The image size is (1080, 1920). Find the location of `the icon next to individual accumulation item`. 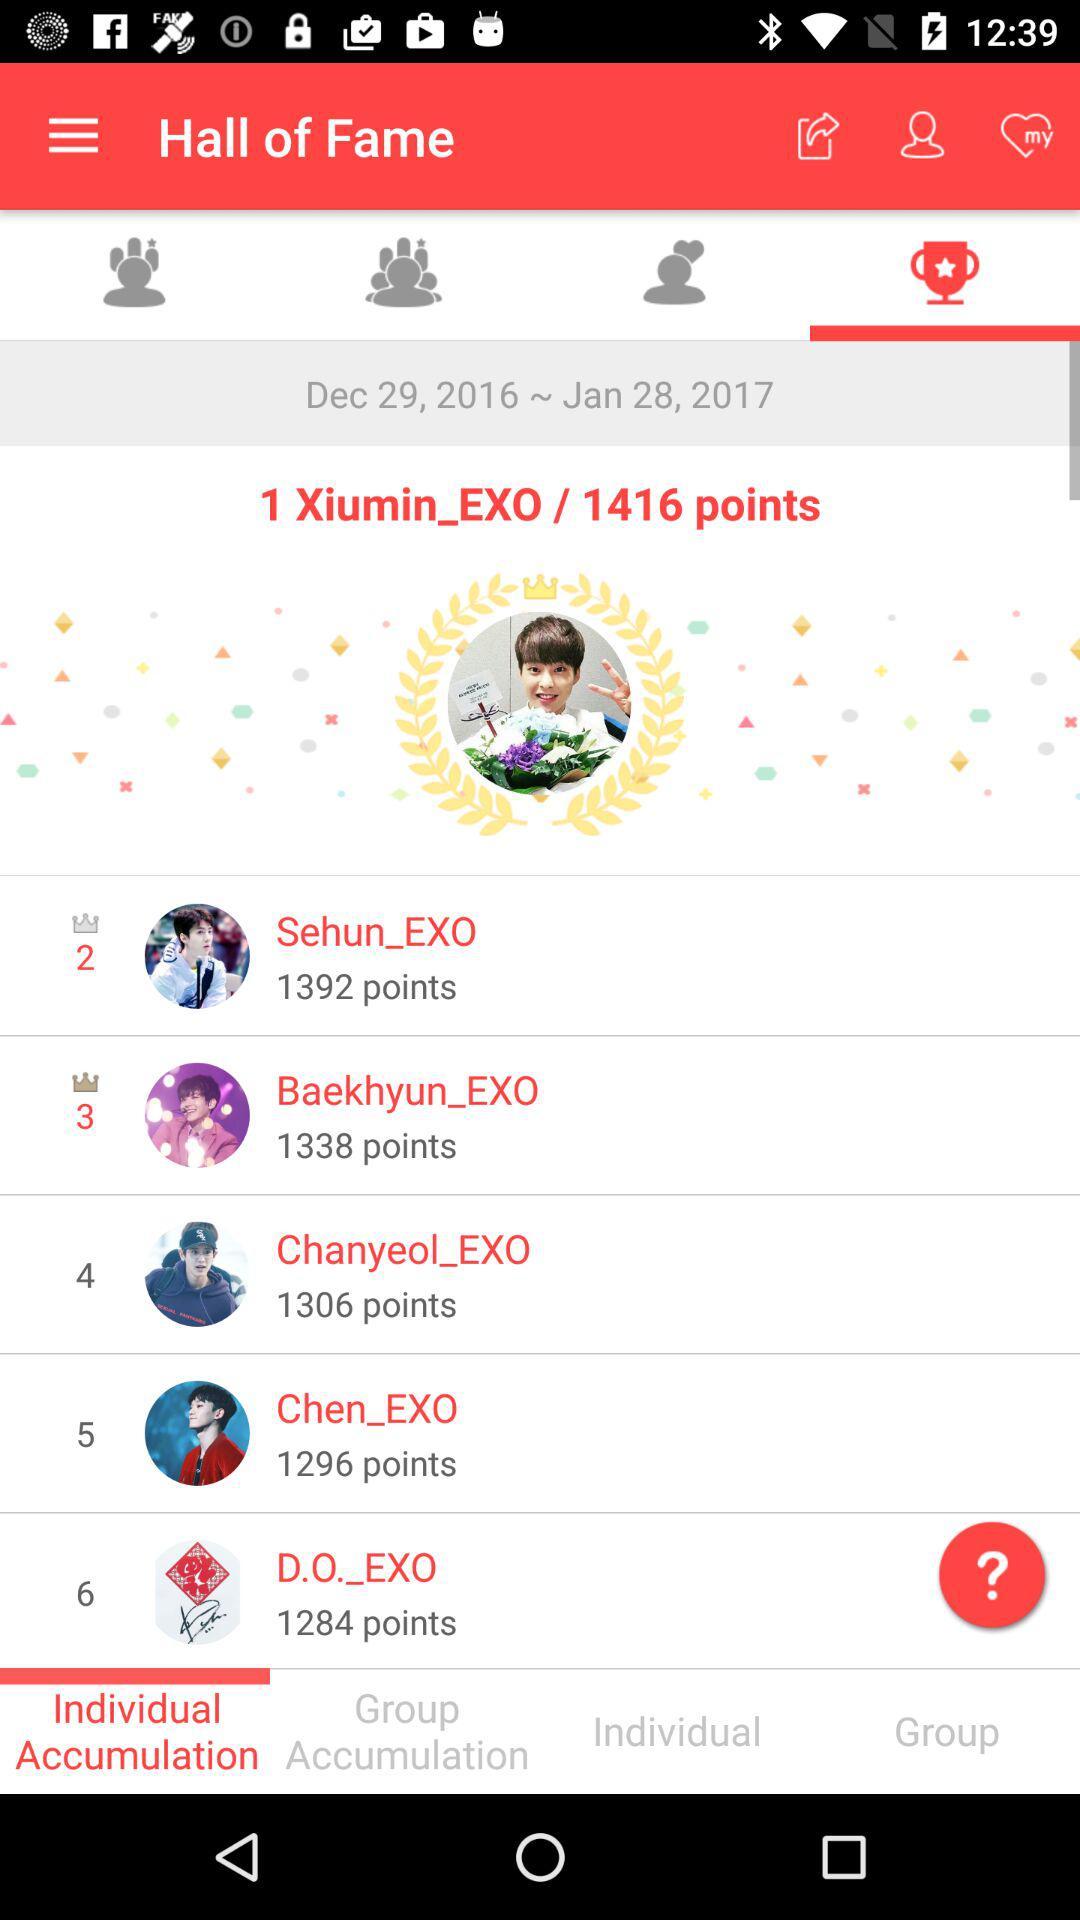

the icon next to individual accumulation item is located at coordinates (405, 1730).